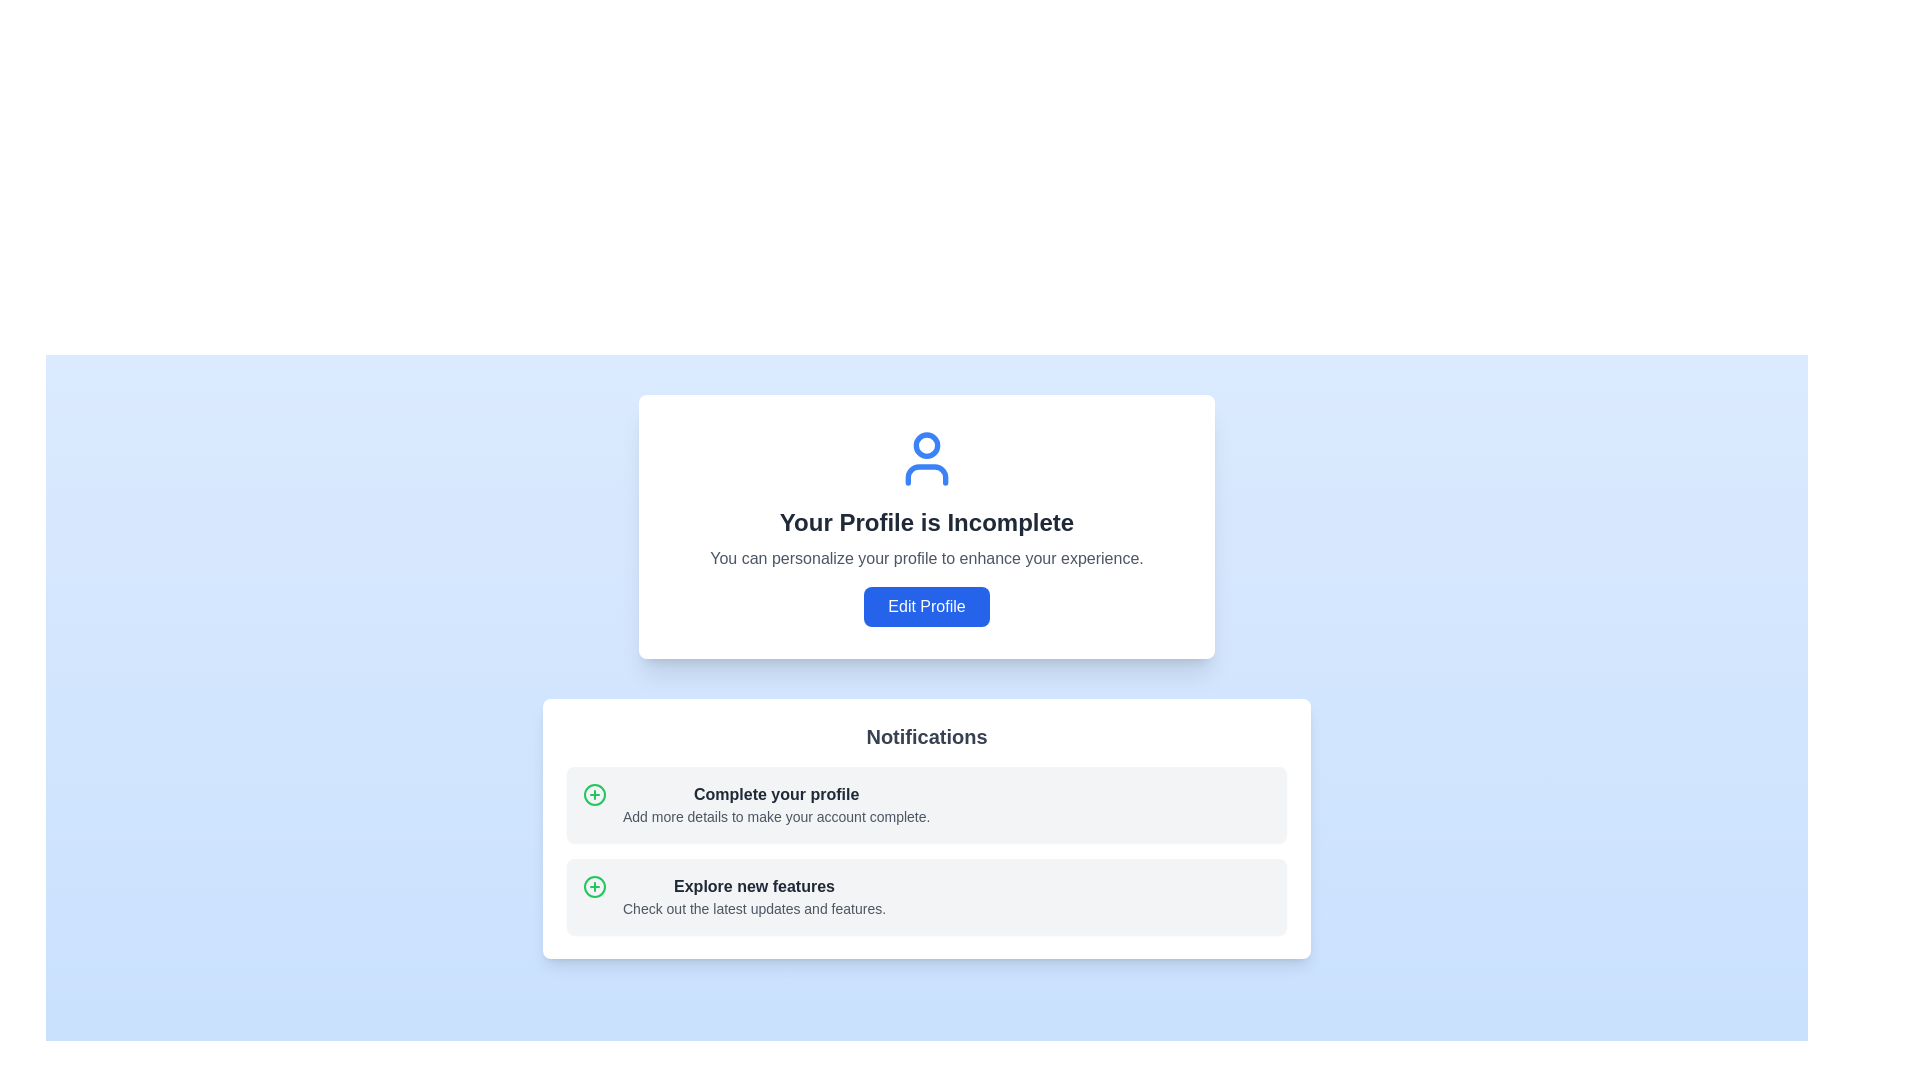 Image resolution: width=1920 pixels, height=1080 pixels. I want to click on the circular illustration representing a user's head in the profile card area, located at the center of the user interface above the 'Edit Profile' button, so click(925, 443).